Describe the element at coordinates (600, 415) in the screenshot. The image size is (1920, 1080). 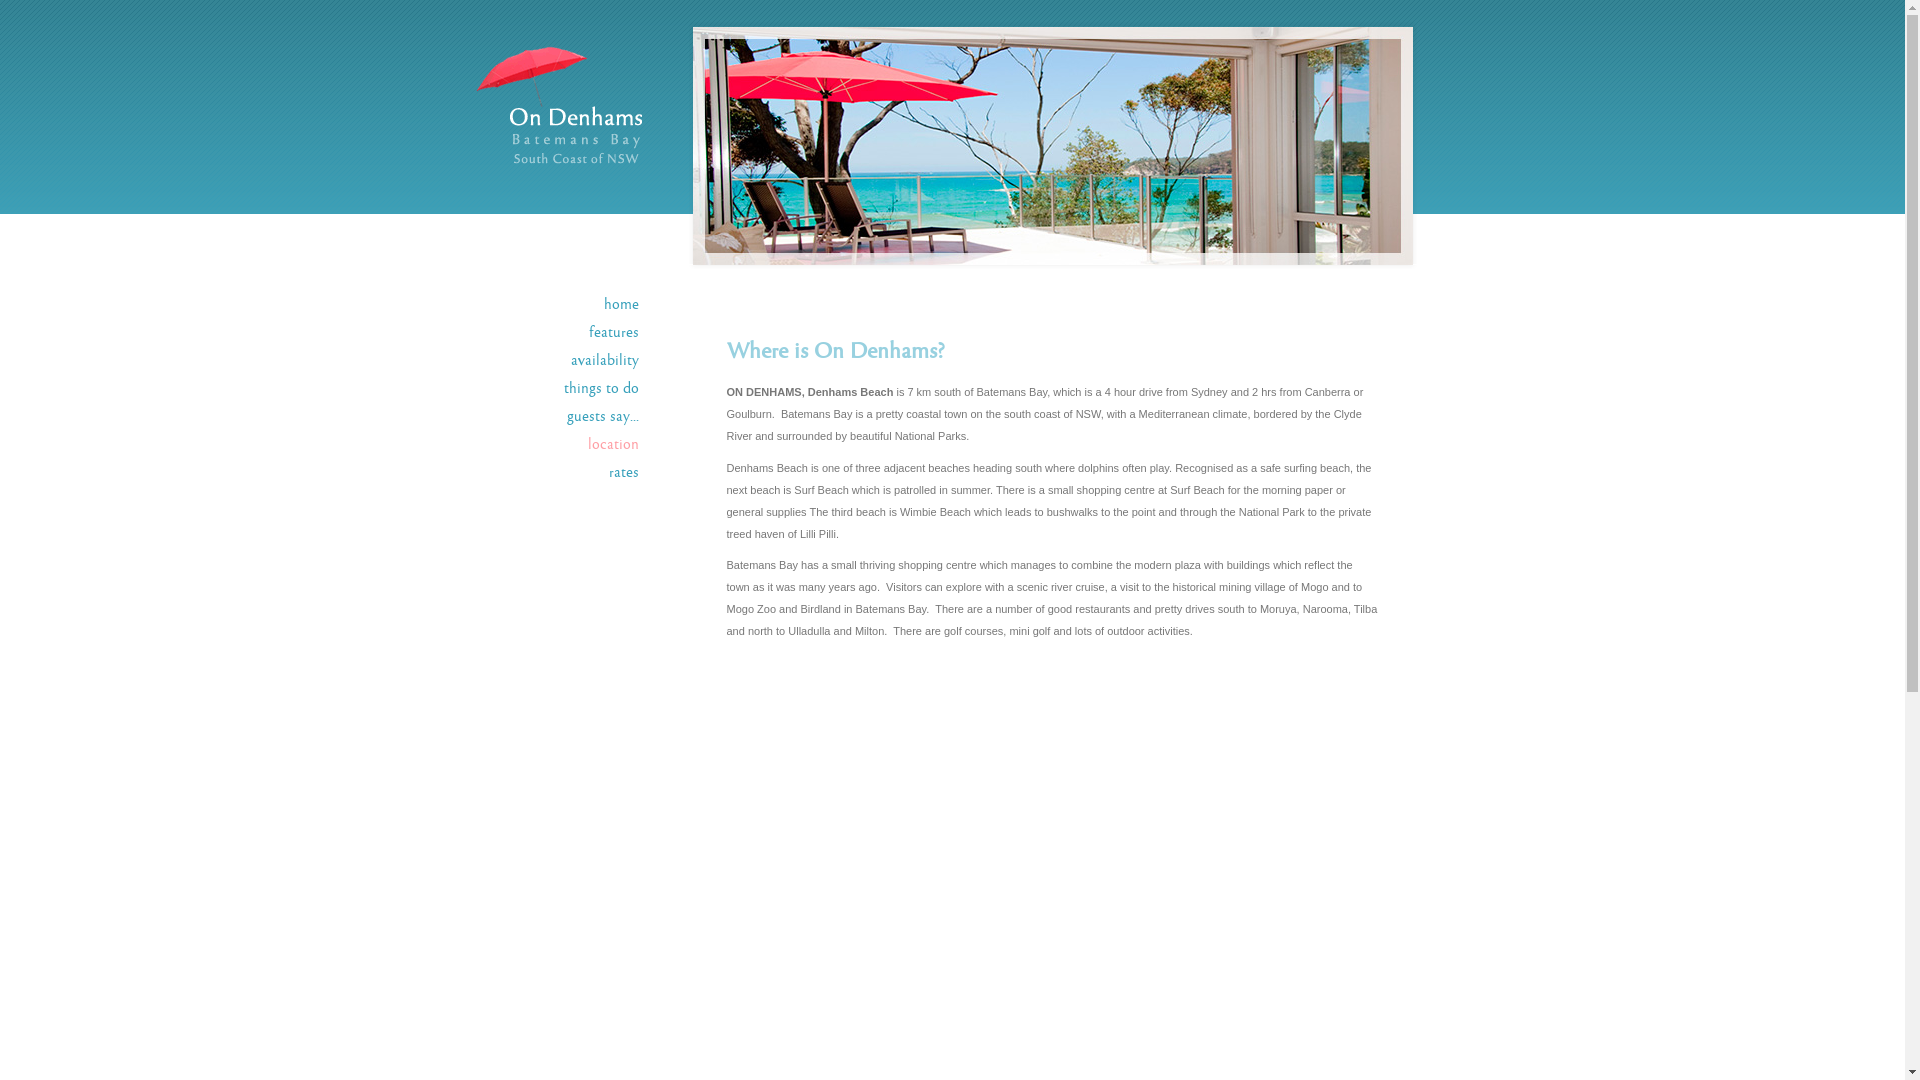
I see `'guests say...'` at that location.